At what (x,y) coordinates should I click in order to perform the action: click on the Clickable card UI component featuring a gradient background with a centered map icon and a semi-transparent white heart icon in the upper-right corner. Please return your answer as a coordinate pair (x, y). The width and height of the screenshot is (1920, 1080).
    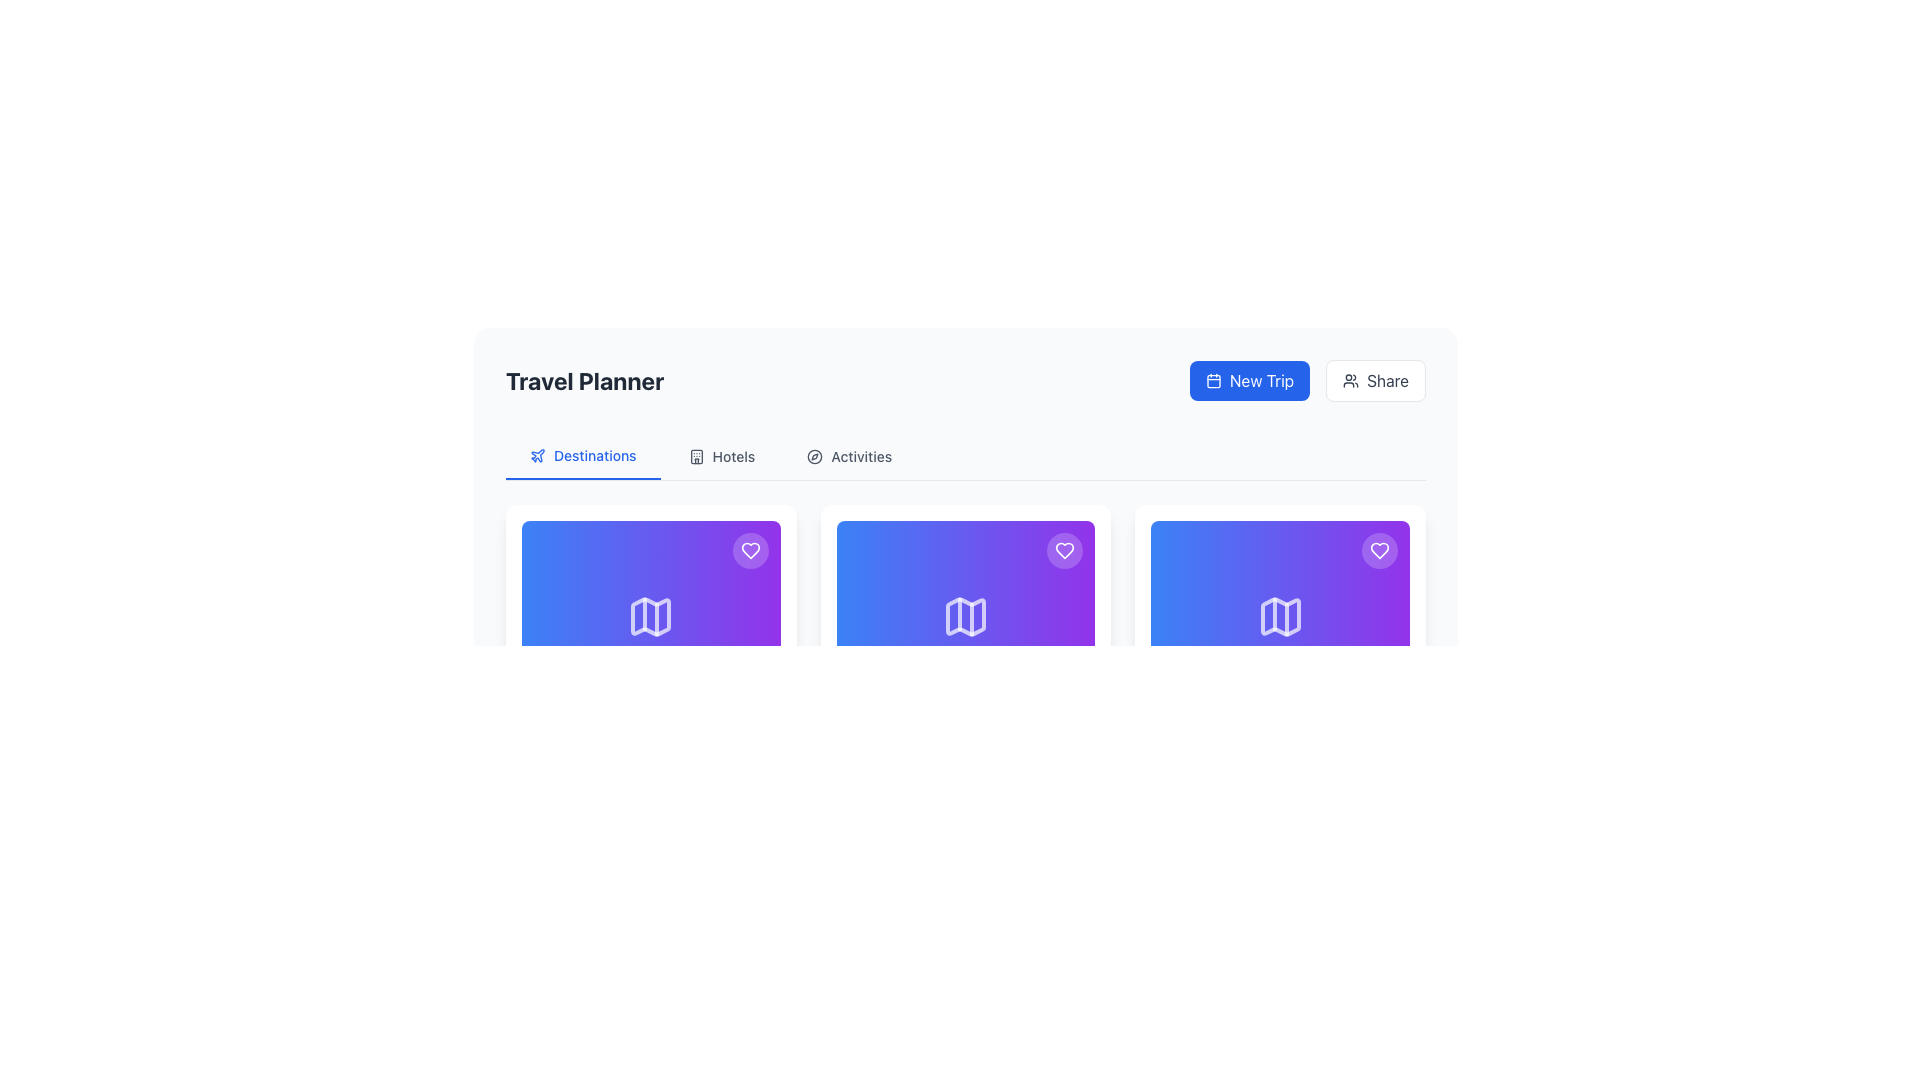
    Looking at the image, I should click on (965, 616).